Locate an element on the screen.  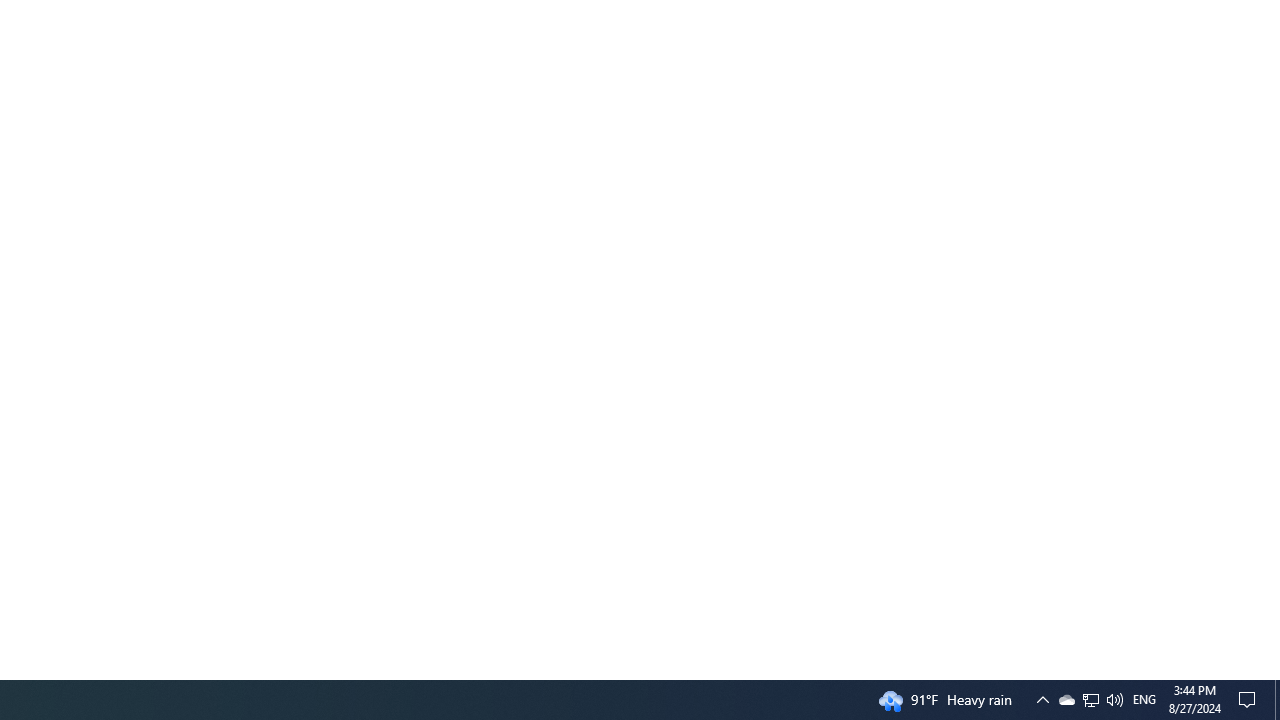
'Show desktop' is located at coordinates (1276, 698).